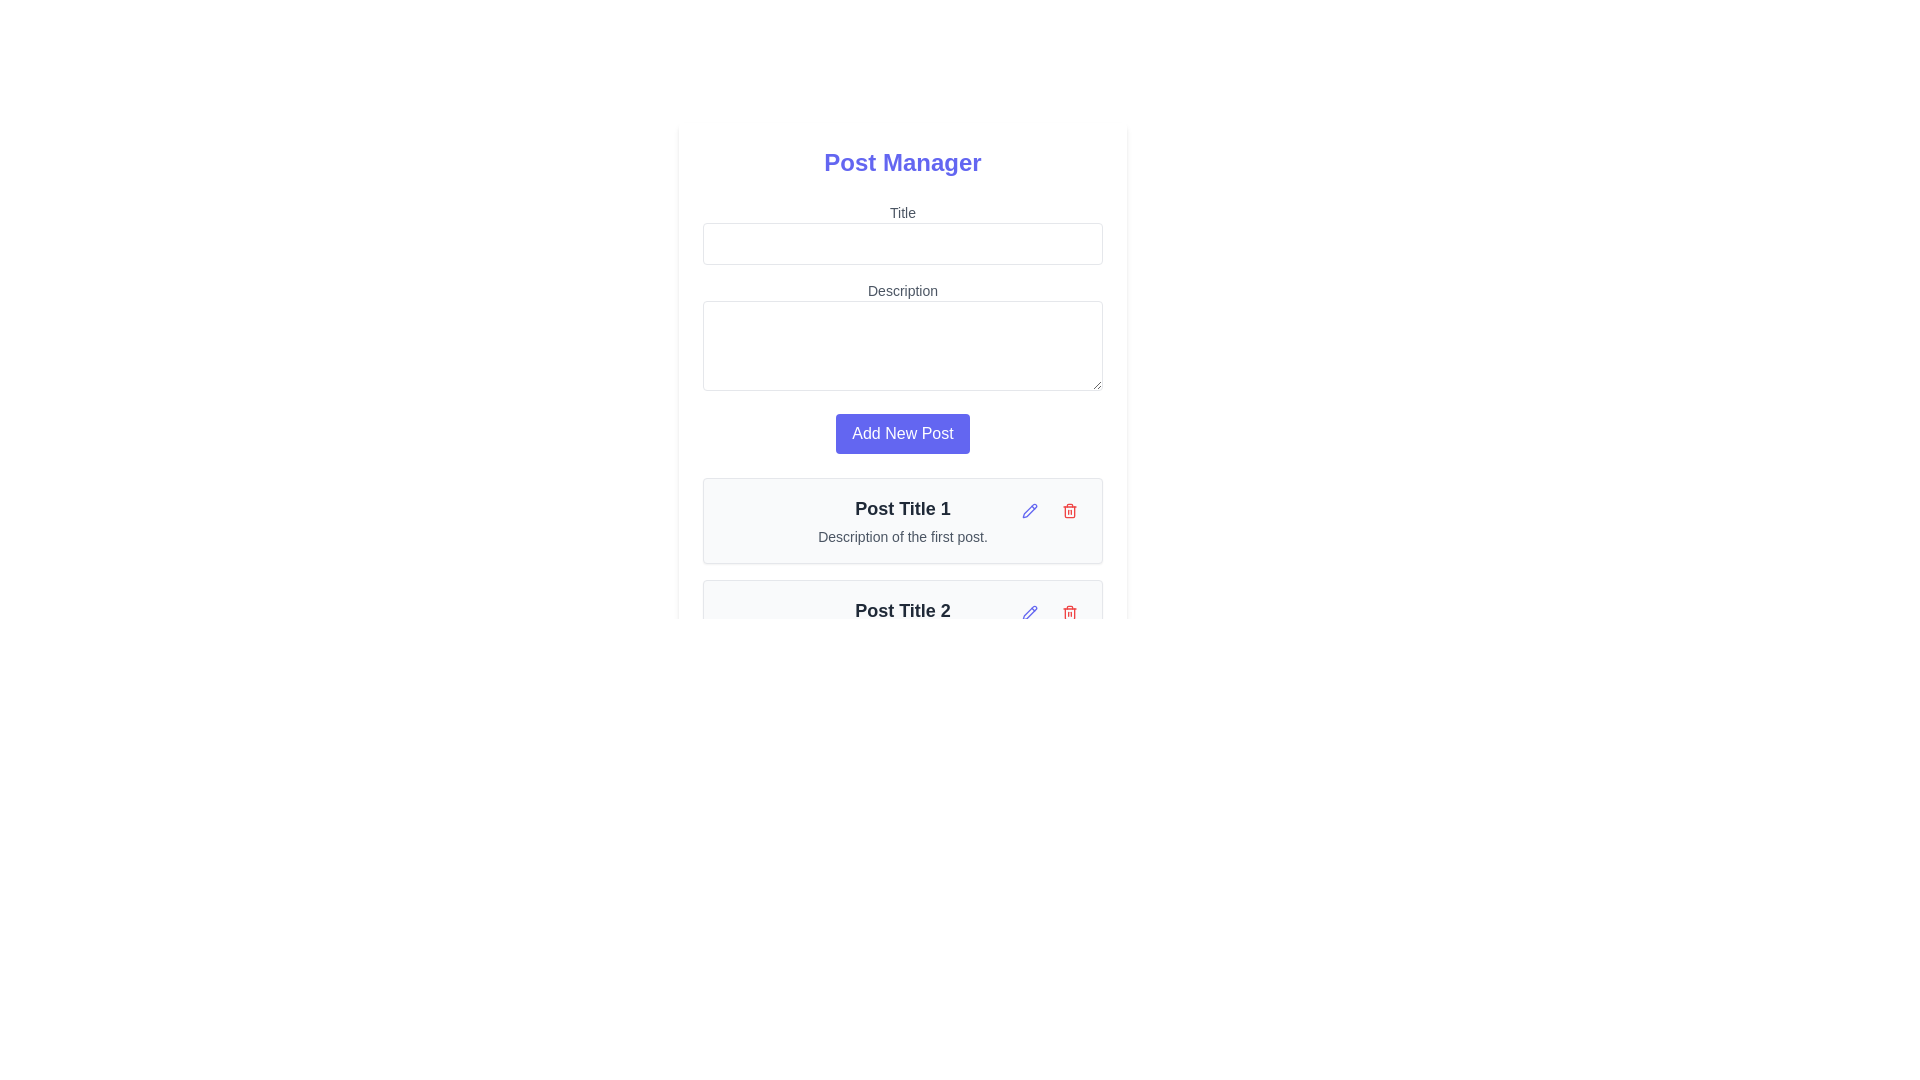  What do you see at coordinates (901, 290) in the screenshot?
I see `the Text Label that guides the user for the textarea input field located directly below it, positioned at the top-center of the interface` at bounding box center [901, 290].